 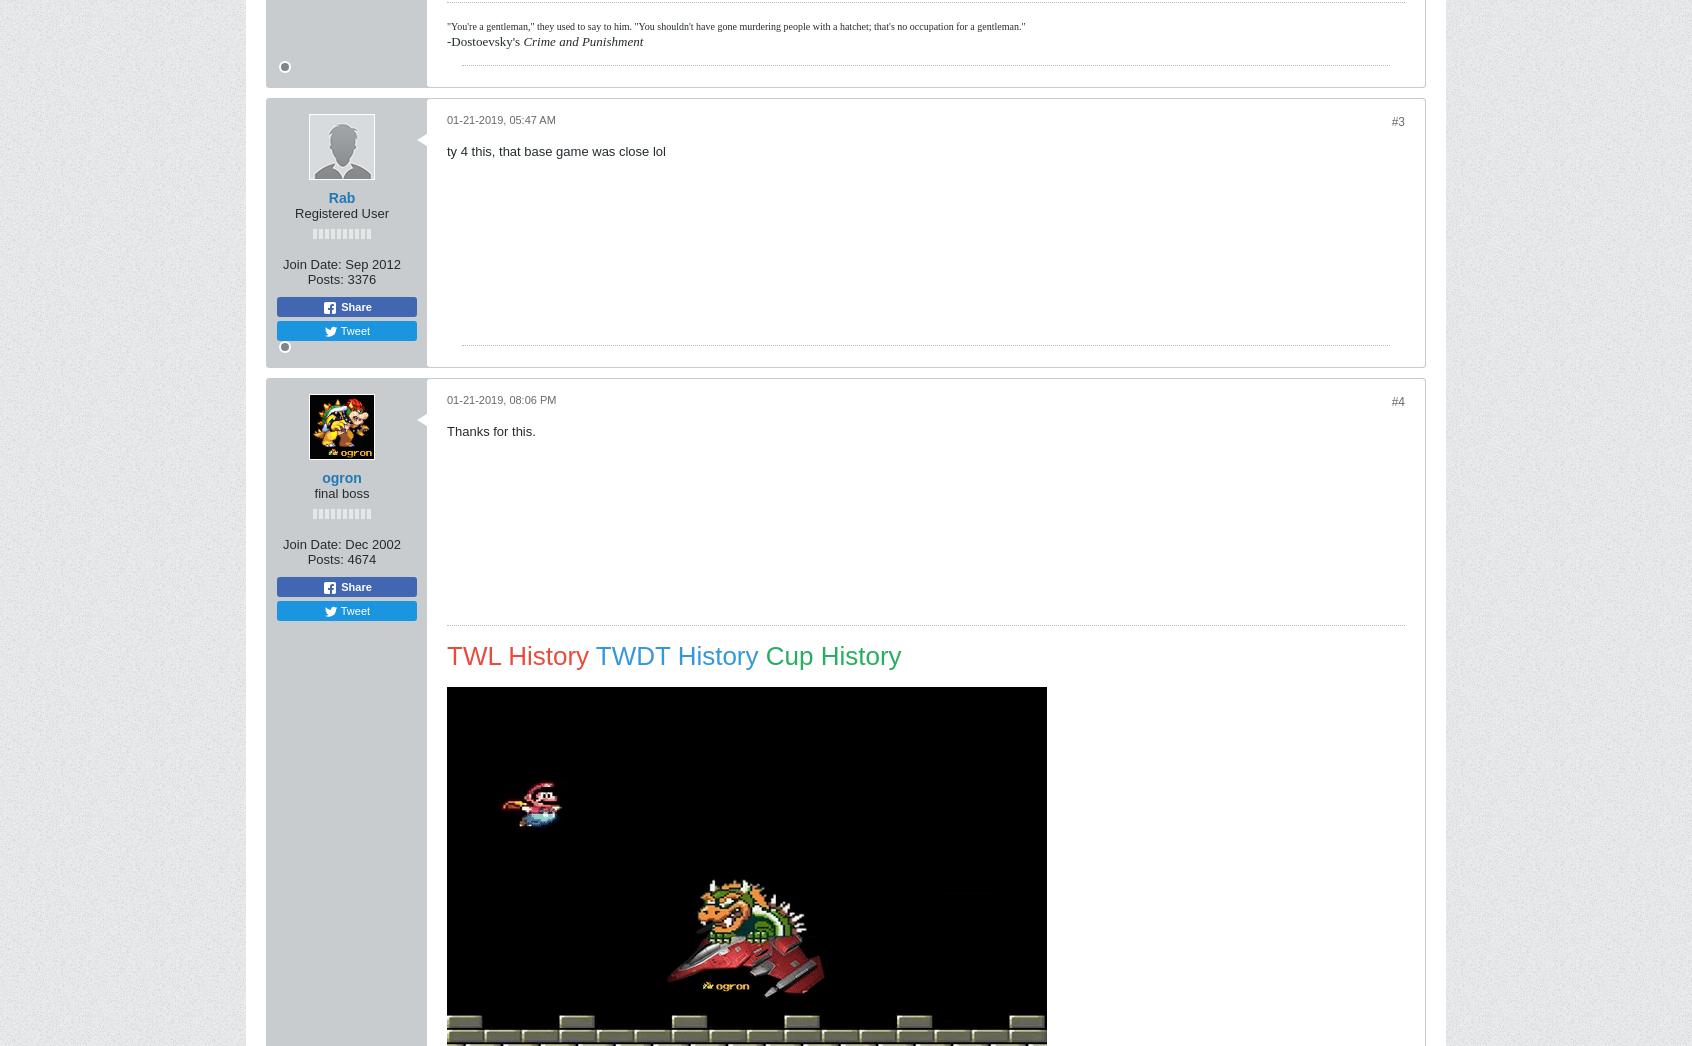 I want to click on 'Sep 2012', so click(x=372, y=264).